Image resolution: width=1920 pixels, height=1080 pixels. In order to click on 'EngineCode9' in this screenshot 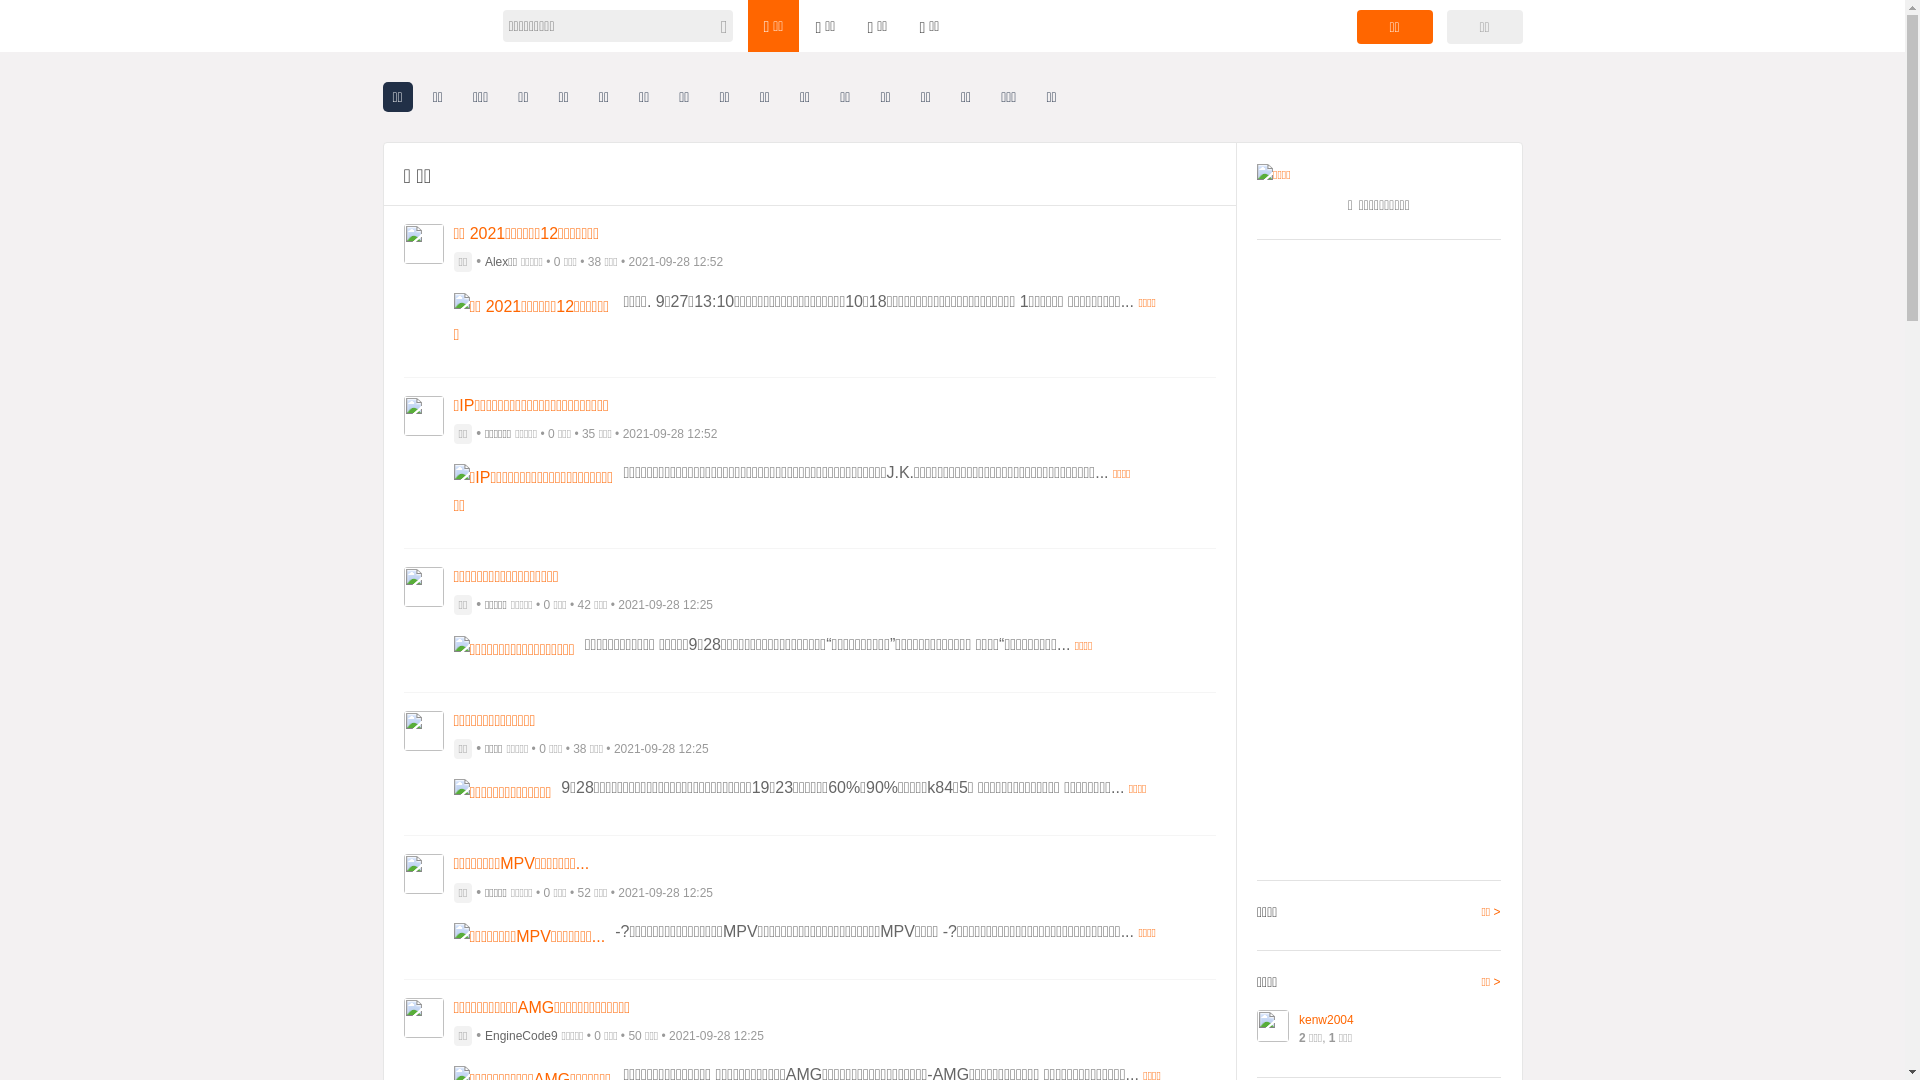, I will do `click(484, 1035)`.